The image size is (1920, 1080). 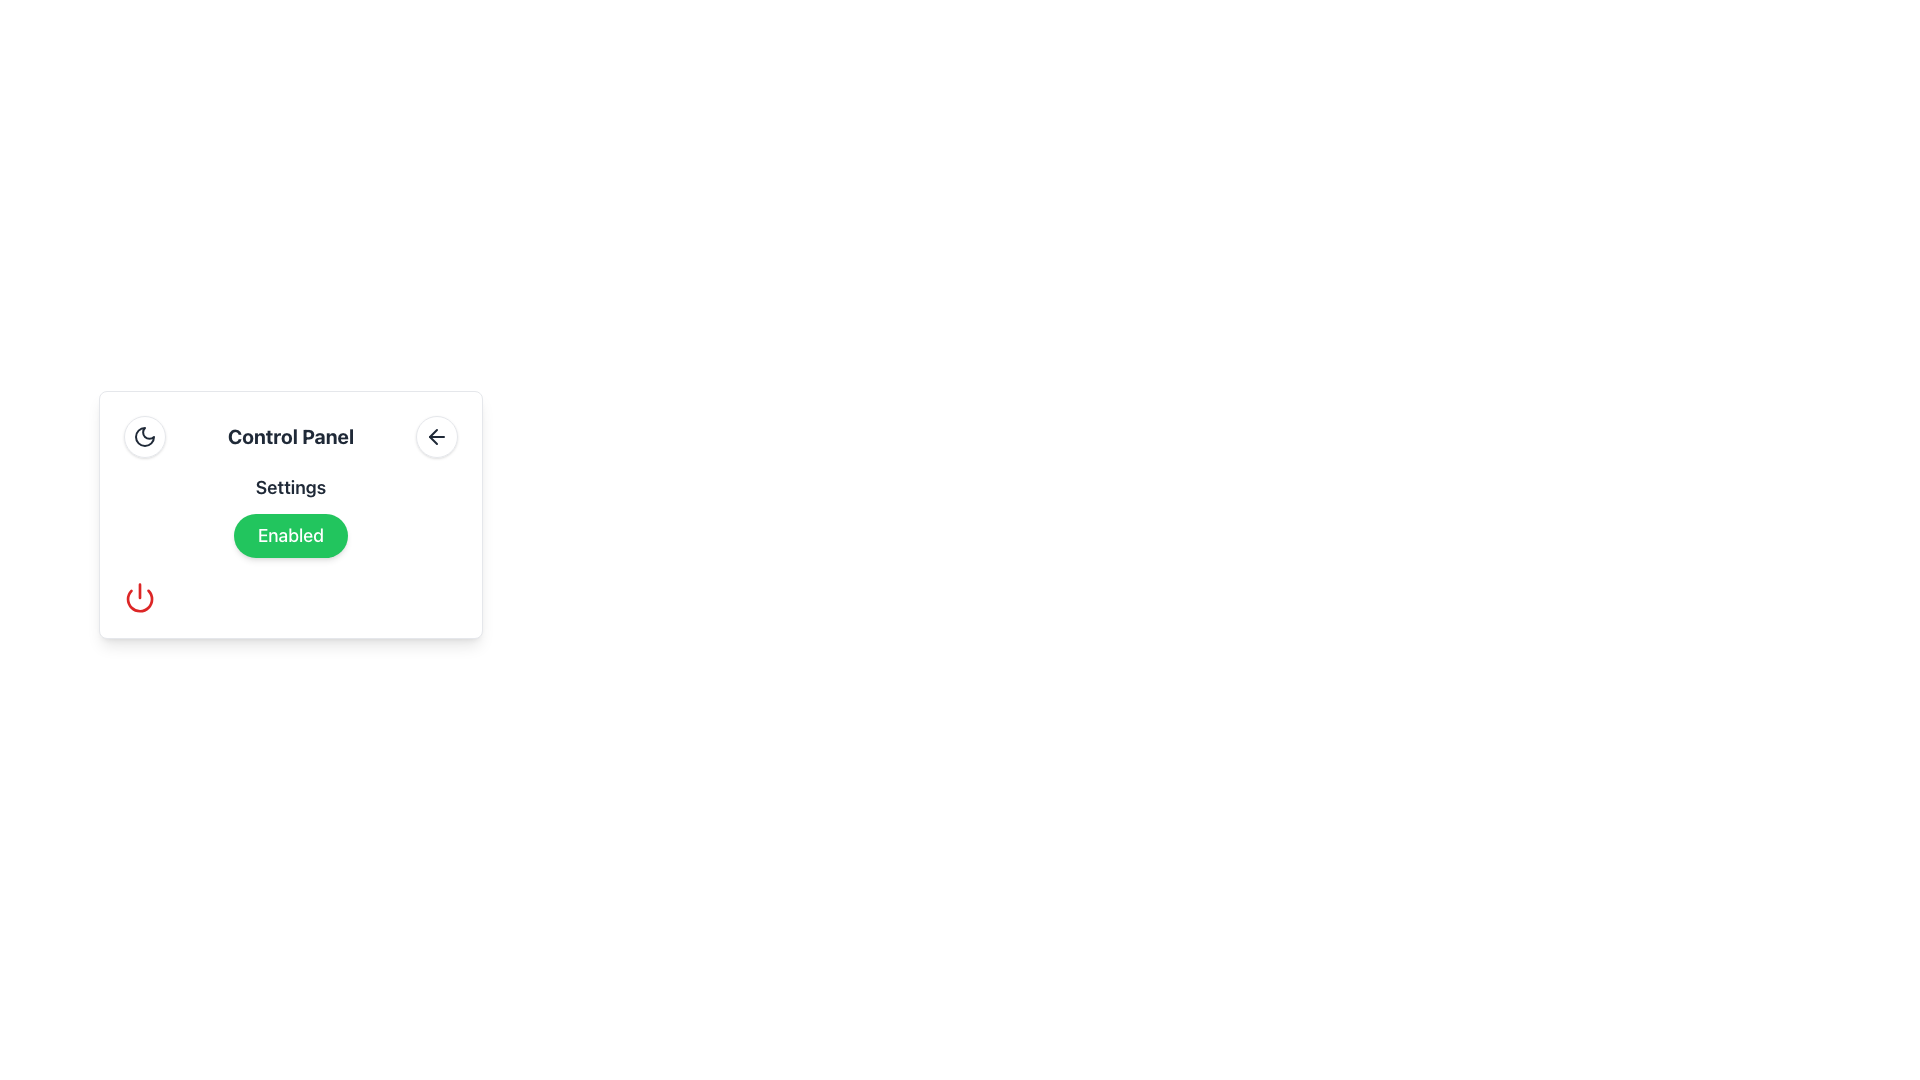 What do you see at coordinates (290, 514) in the screenshot?
I see `the 'Enabled' button located within the 'Control Panel' card component` at bounding box center [290, 514].